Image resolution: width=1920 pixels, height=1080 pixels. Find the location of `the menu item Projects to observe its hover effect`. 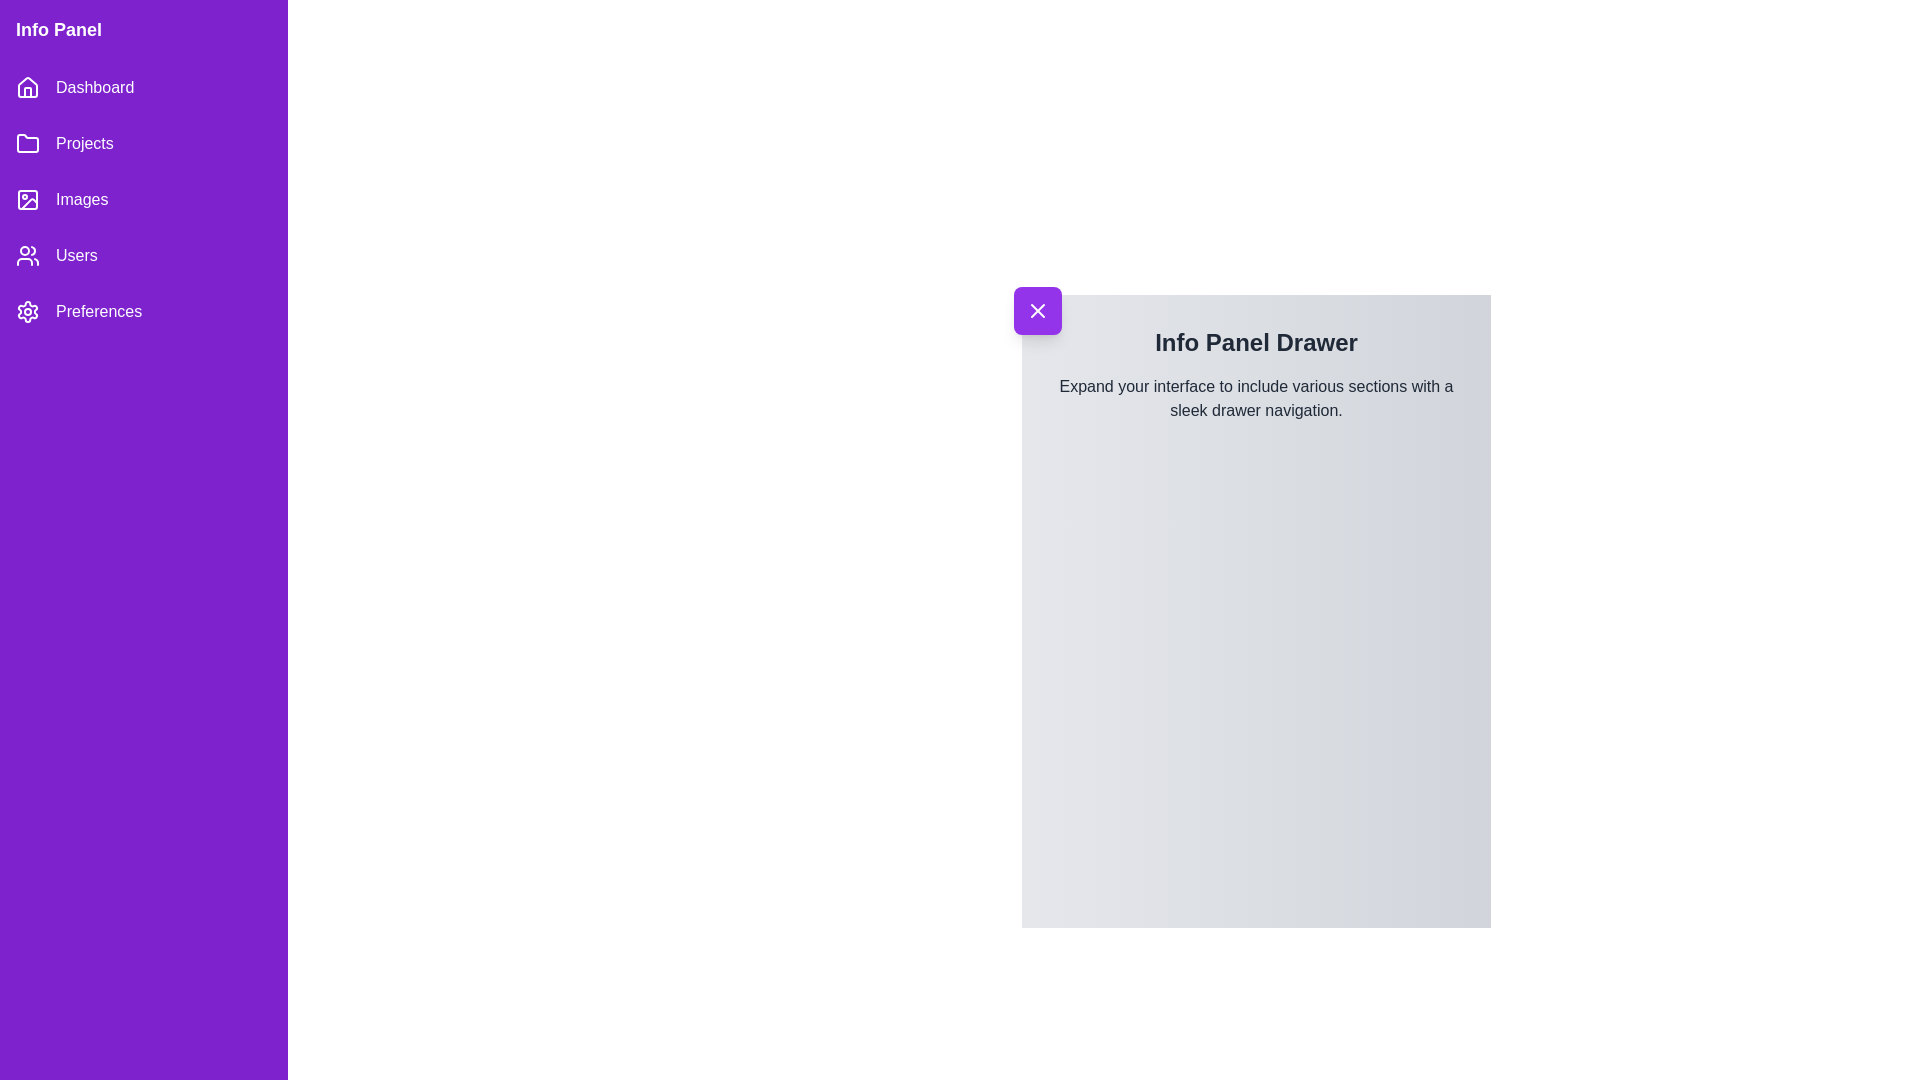

the menu item Projects to observe its hover effect is located at coordinates (143, 142).